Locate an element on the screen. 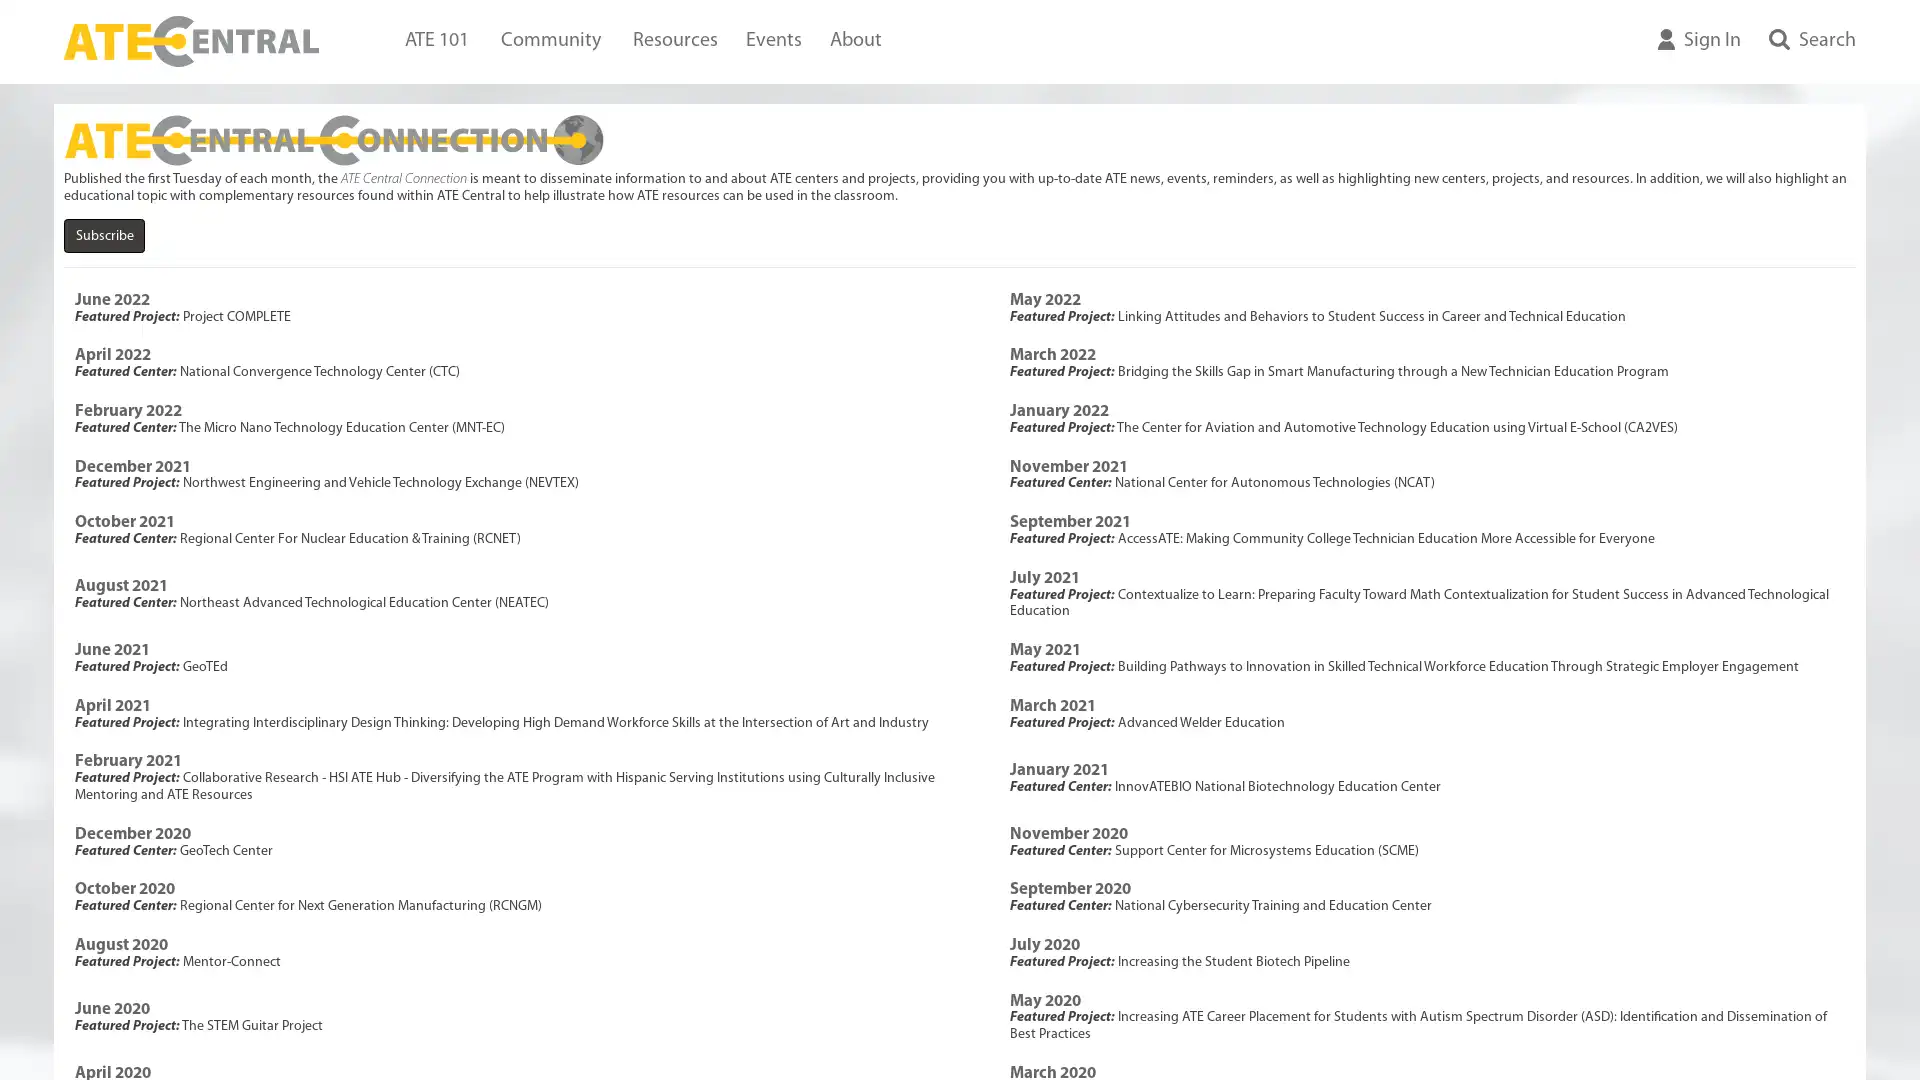  MagnifyingGlass Search is located at coordinates (1804, 41).